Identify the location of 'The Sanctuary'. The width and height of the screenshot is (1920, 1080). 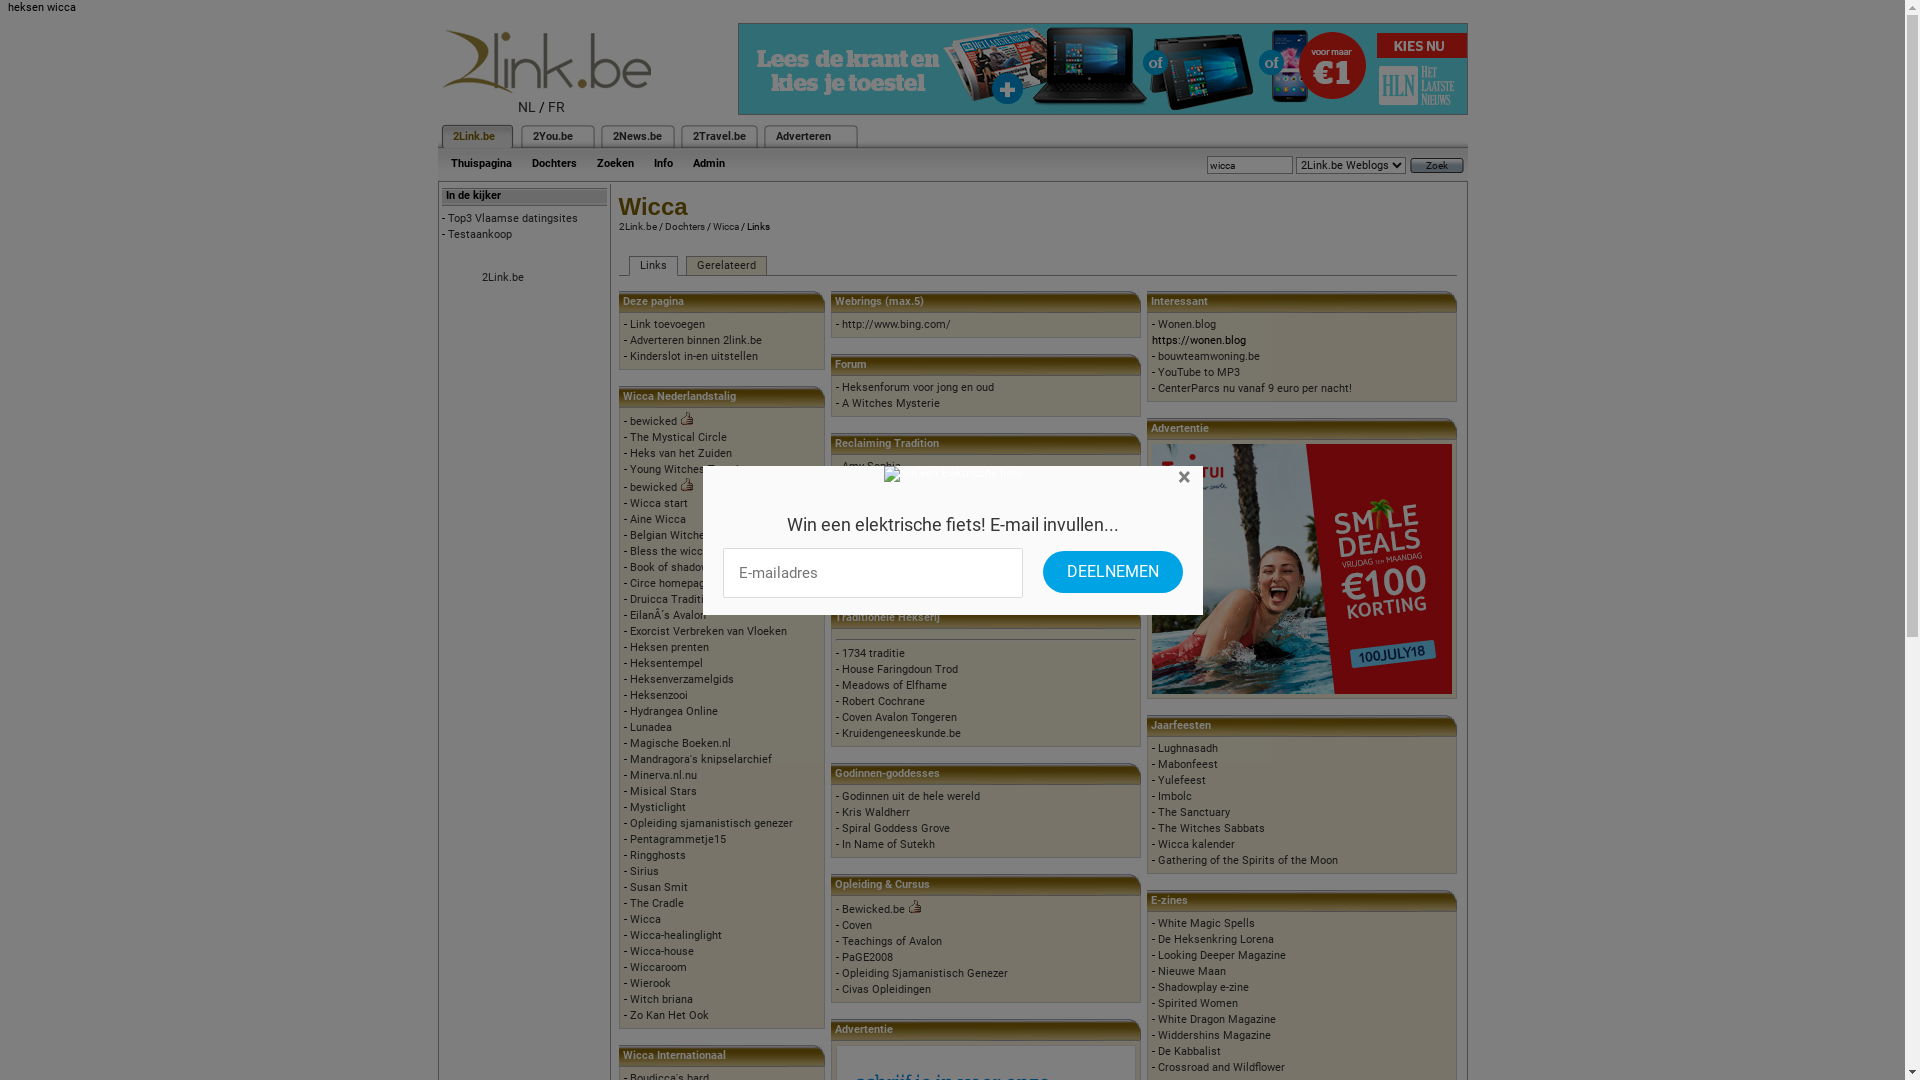
(1157, 812).